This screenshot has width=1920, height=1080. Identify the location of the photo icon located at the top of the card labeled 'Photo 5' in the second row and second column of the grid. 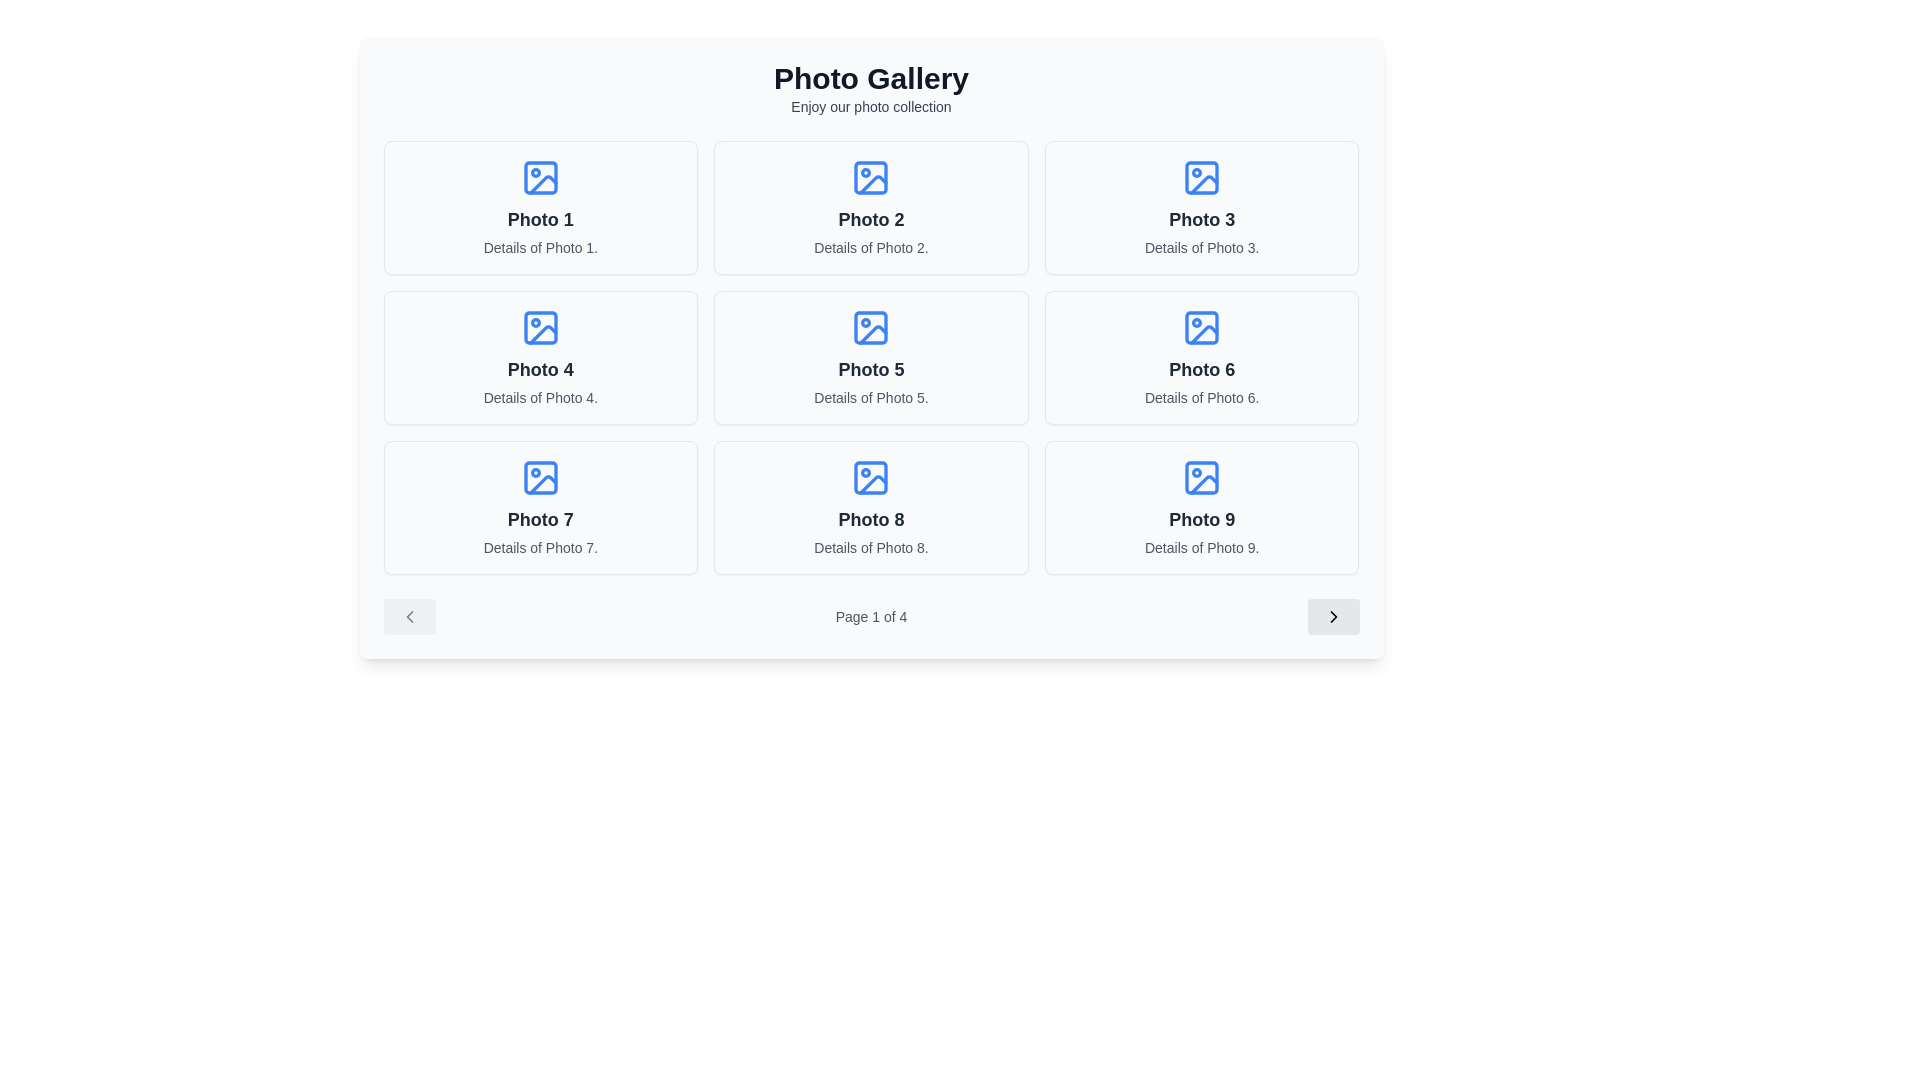
(871, 326).